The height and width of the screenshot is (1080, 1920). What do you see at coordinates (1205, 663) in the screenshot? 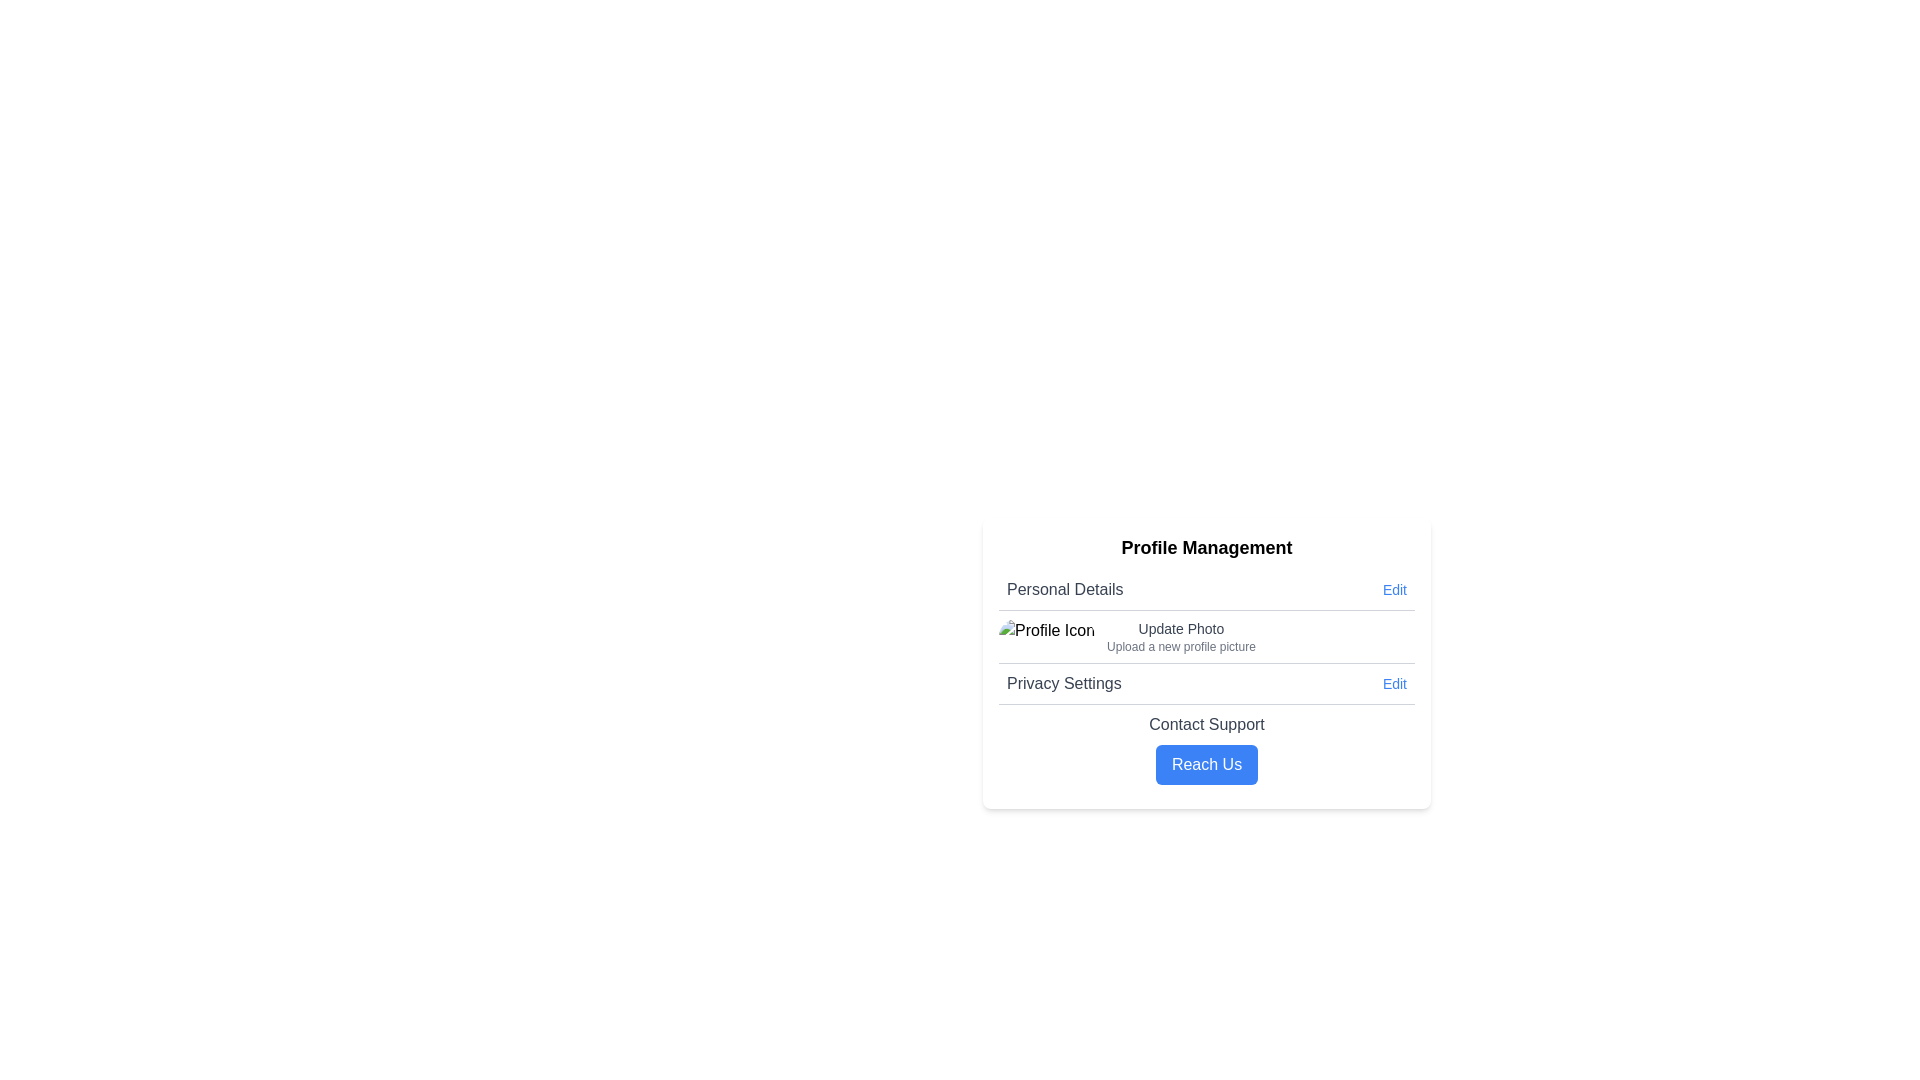
I see `the horizontal separator line located at the bottom of the 'Update Photo' section, which visually separates it from the 'Privacy Settings' section` at bounding box center [1205, 663].